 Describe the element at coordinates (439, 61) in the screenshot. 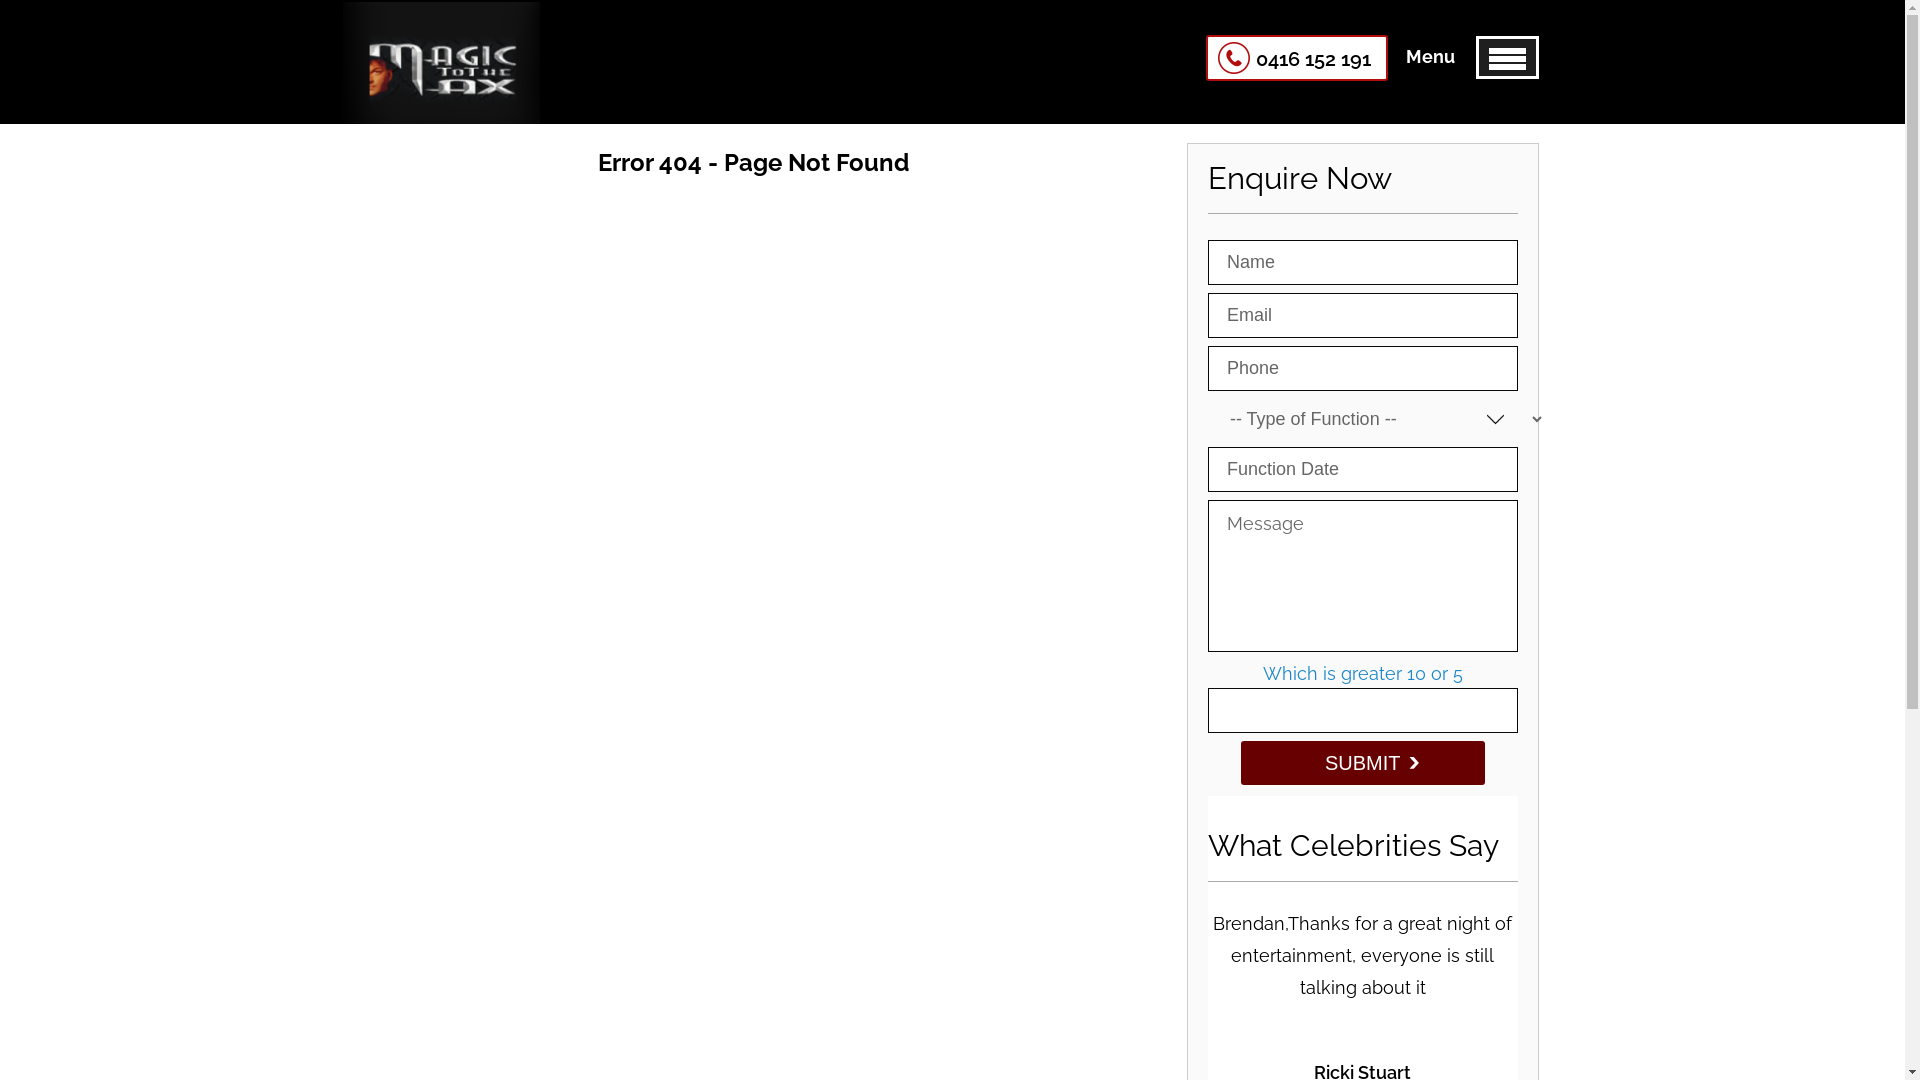

I see `'Magician Sydney'` at that location.